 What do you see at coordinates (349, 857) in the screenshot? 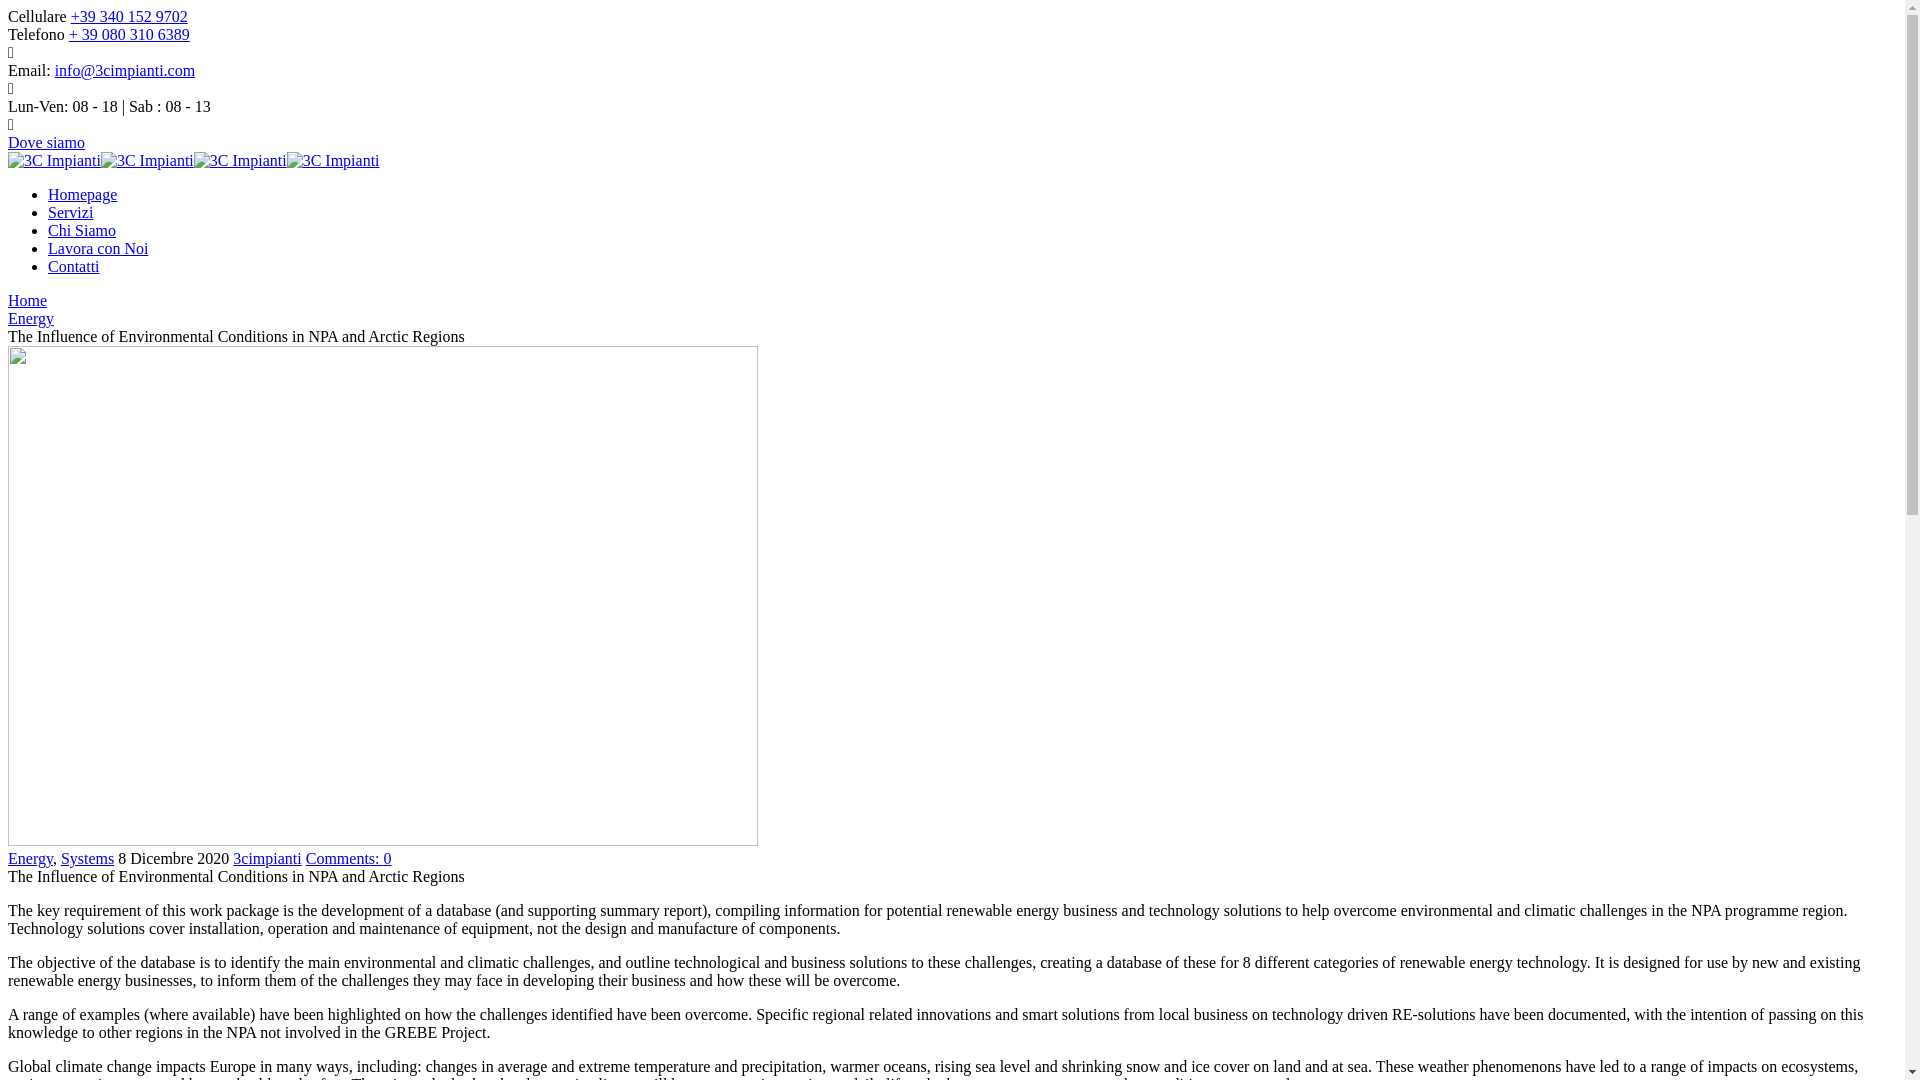
I see `'Comments: 0'` at bounding box center [349, 857].